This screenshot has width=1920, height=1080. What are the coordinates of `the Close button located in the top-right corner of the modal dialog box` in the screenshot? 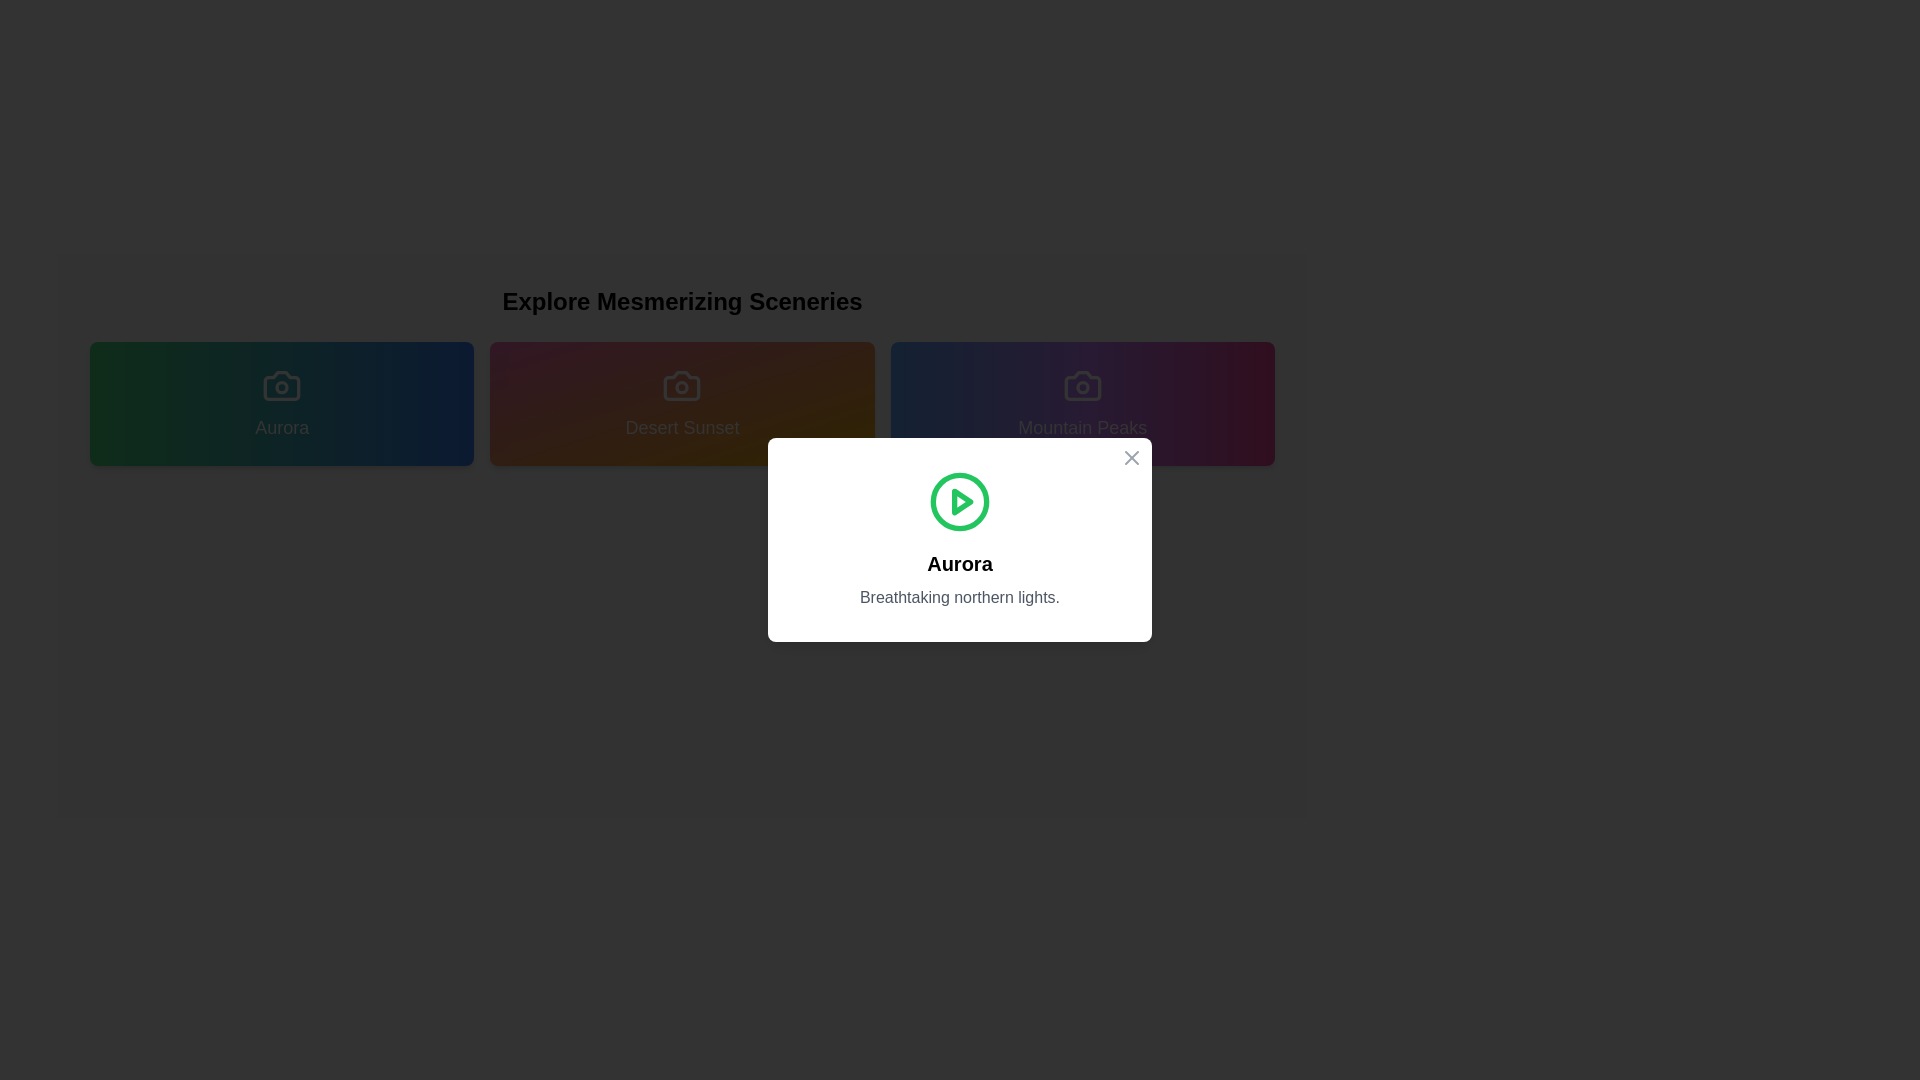 It's located at (1132, 458).